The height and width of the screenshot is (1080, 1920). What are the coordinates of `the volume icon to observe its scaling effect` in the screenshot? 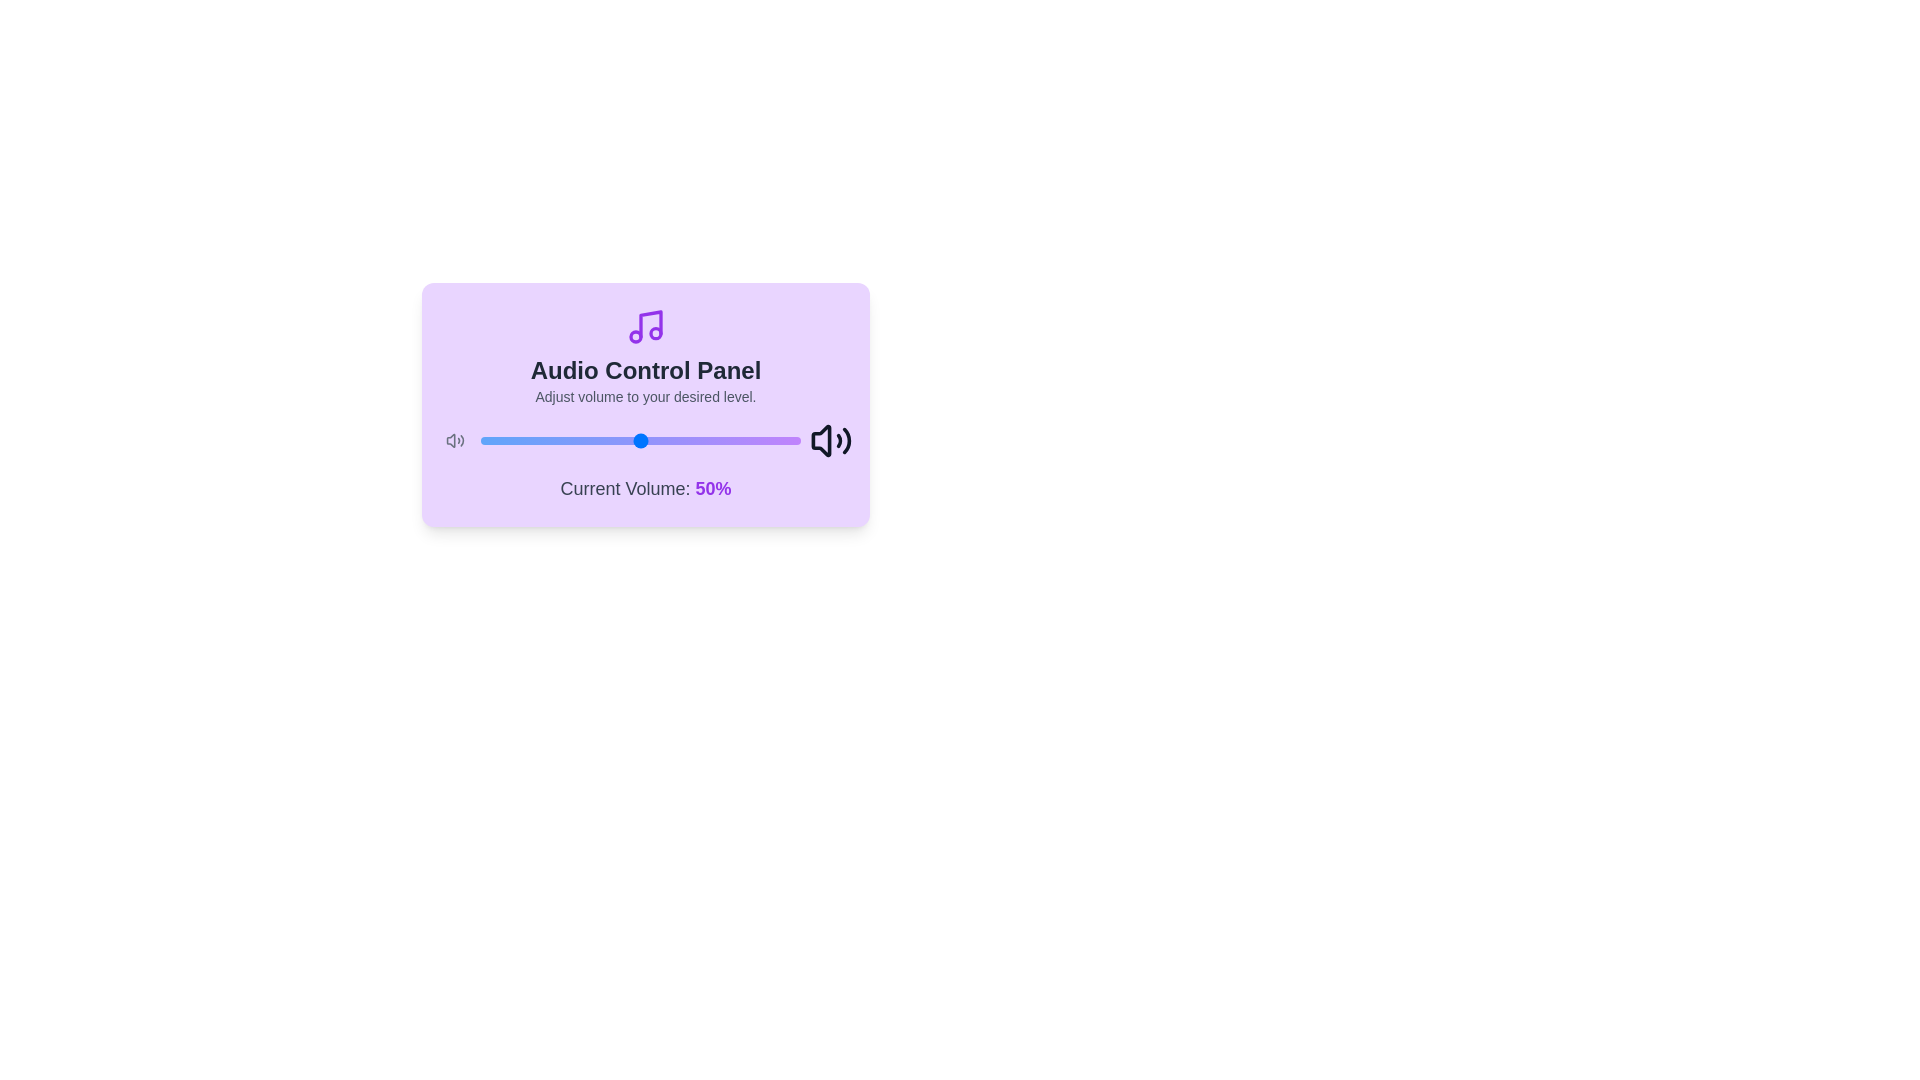 It's located at (830, 439).